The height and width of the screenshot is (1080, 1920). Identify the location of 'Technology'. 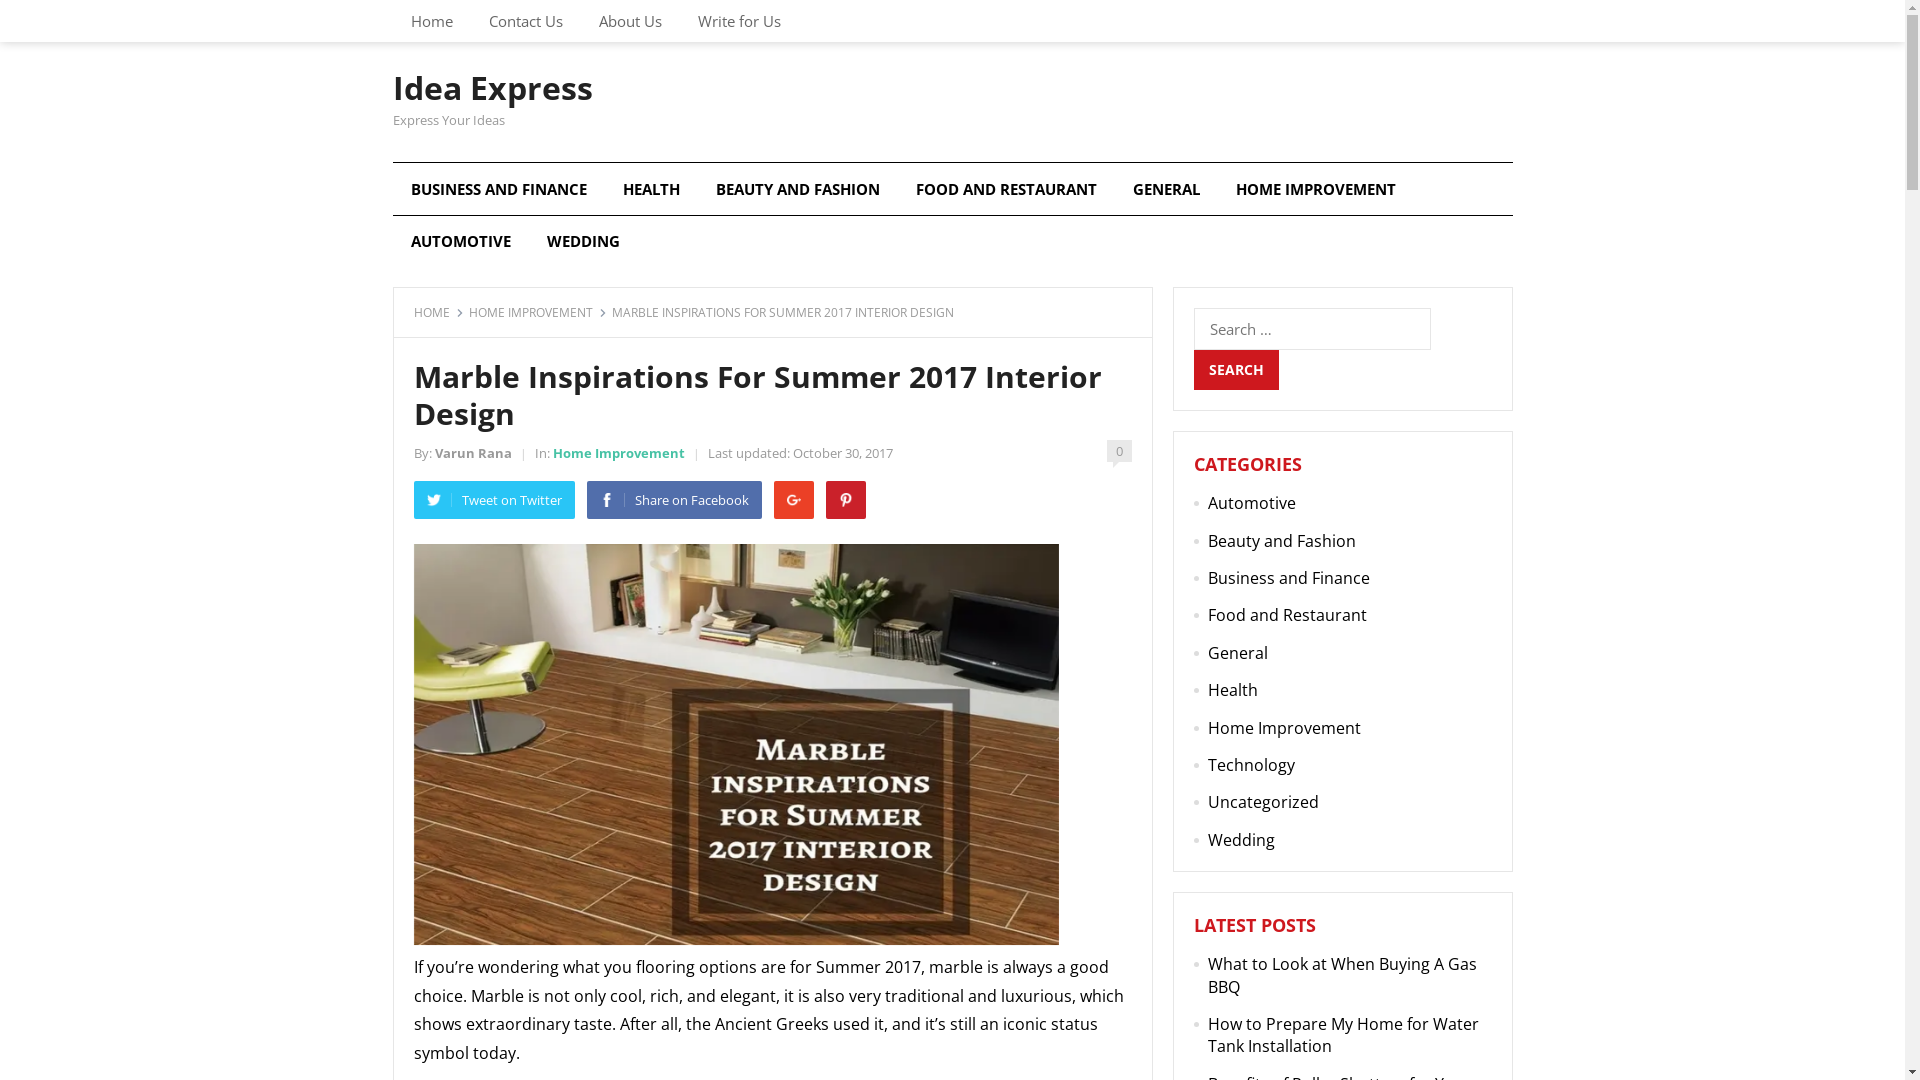
(1207, 764).